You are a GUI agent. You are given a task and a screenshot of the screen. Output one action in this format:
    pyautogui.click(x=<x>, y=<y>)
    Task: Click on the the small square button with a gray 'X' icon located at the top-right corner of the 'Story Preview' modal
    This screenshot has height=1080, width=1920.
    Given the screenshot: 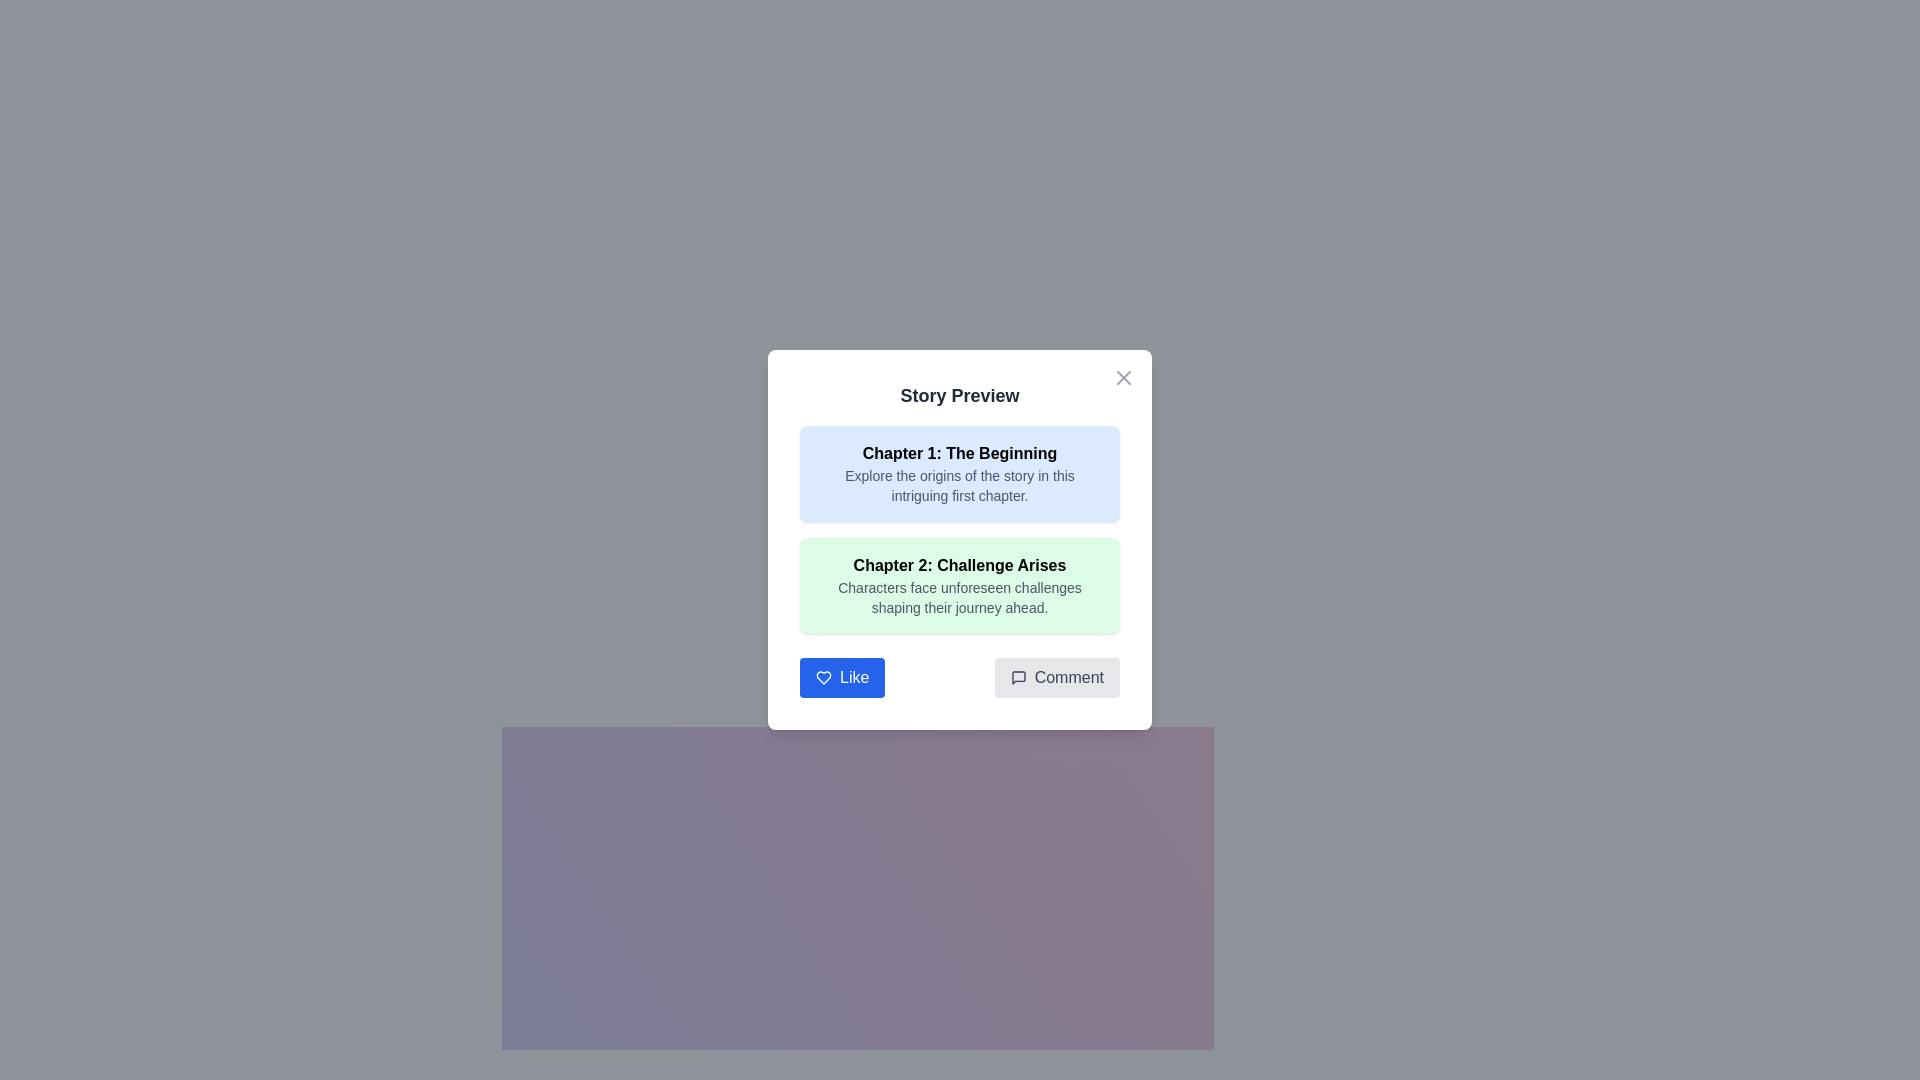 What is the action you would take?
    pyautogui.click(x=1123, y=378)
    